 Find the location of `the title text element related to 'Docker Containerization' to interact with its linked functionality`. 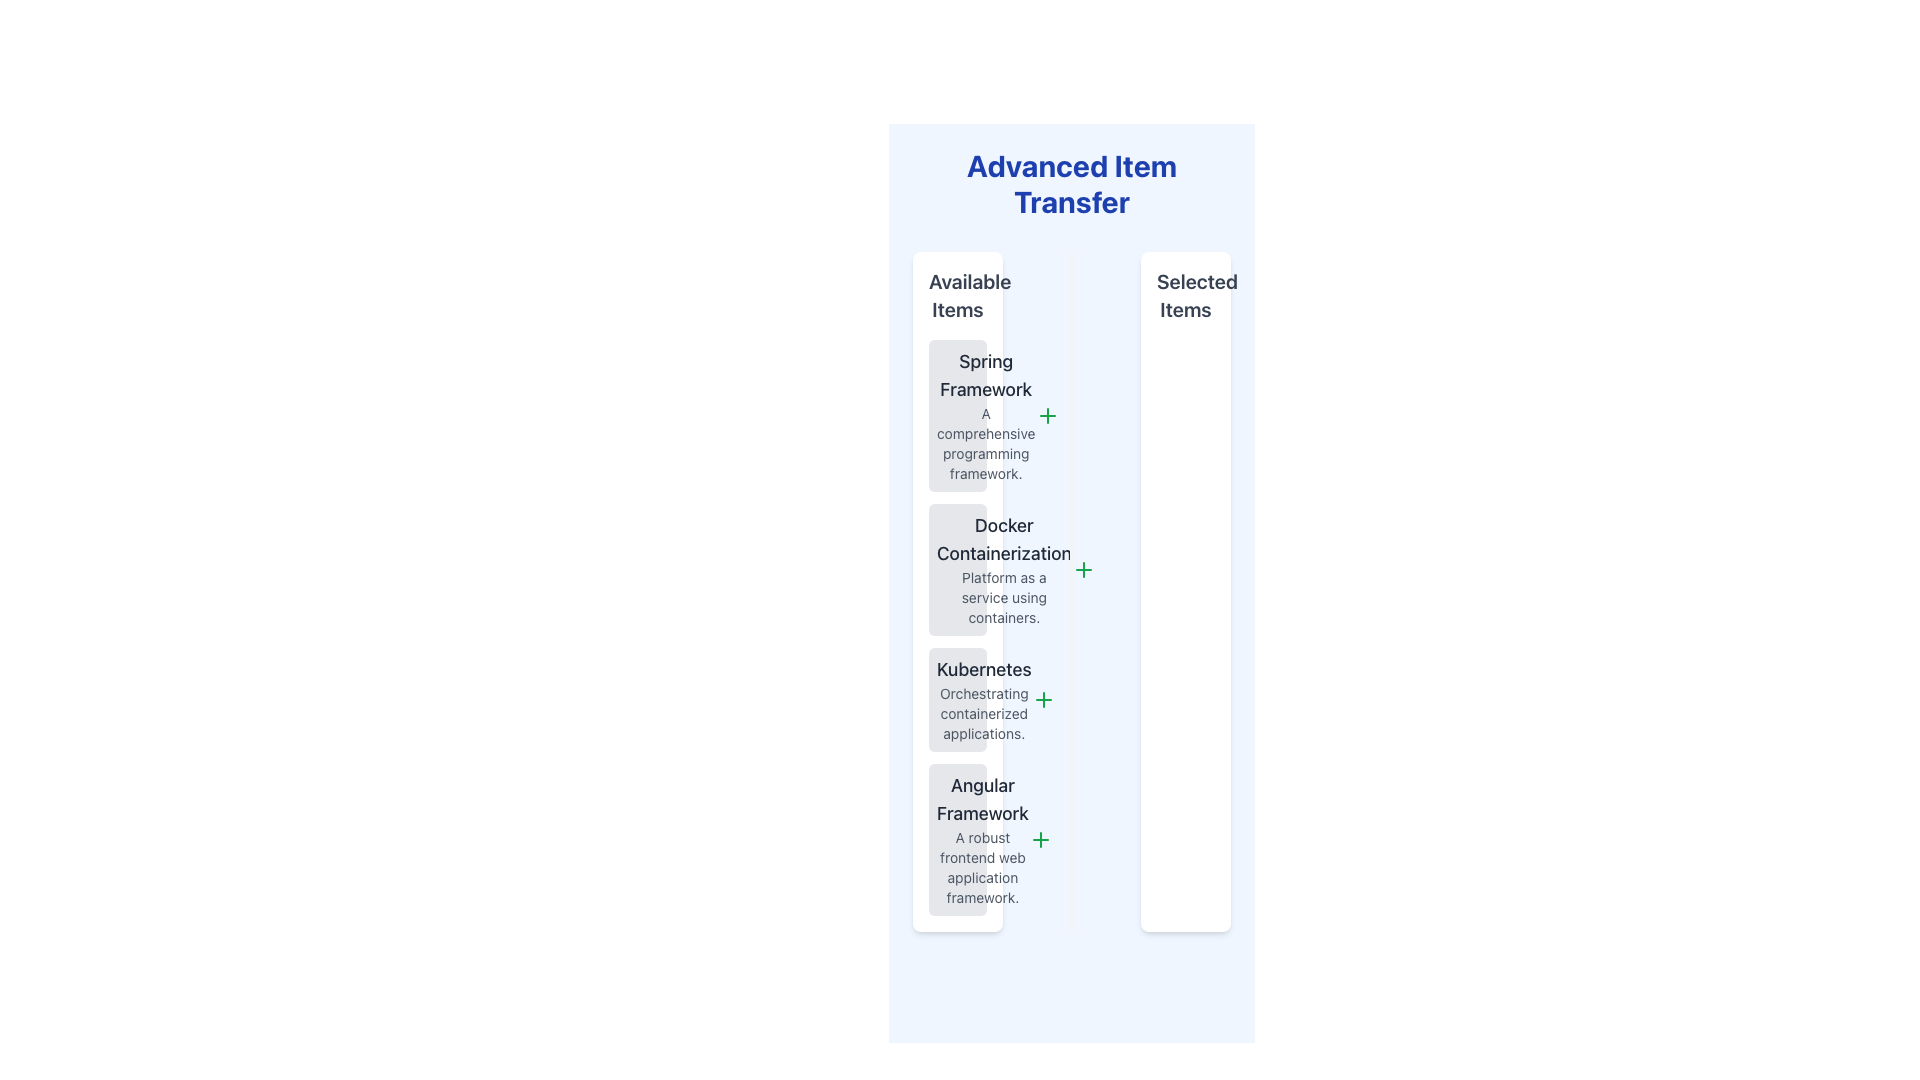

the title text element related to 'Docker Containerization' to interact with its linked functionality is located at coordinates (1004, 540).